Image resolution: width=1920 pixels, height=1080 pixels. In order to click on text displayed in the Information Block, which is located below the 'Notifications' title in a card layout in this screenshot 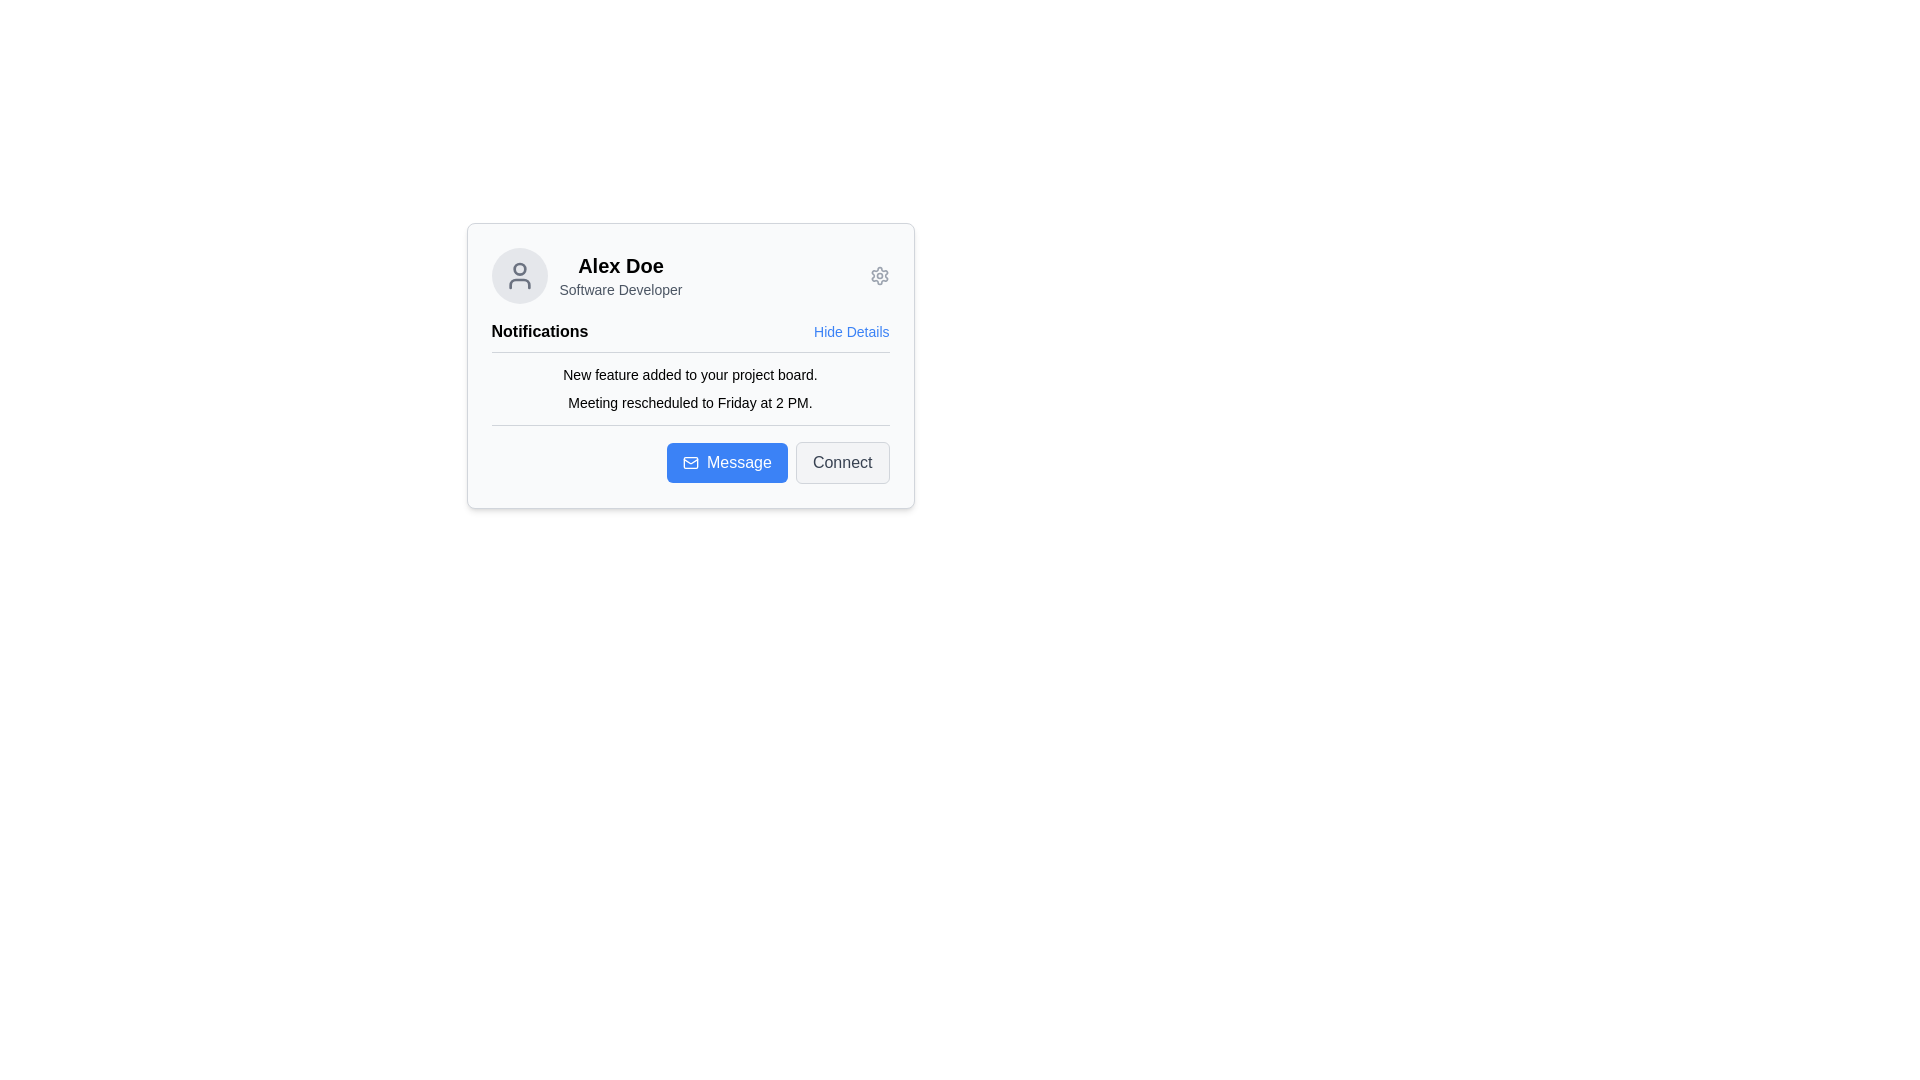, I will do `click(690, 373)`.